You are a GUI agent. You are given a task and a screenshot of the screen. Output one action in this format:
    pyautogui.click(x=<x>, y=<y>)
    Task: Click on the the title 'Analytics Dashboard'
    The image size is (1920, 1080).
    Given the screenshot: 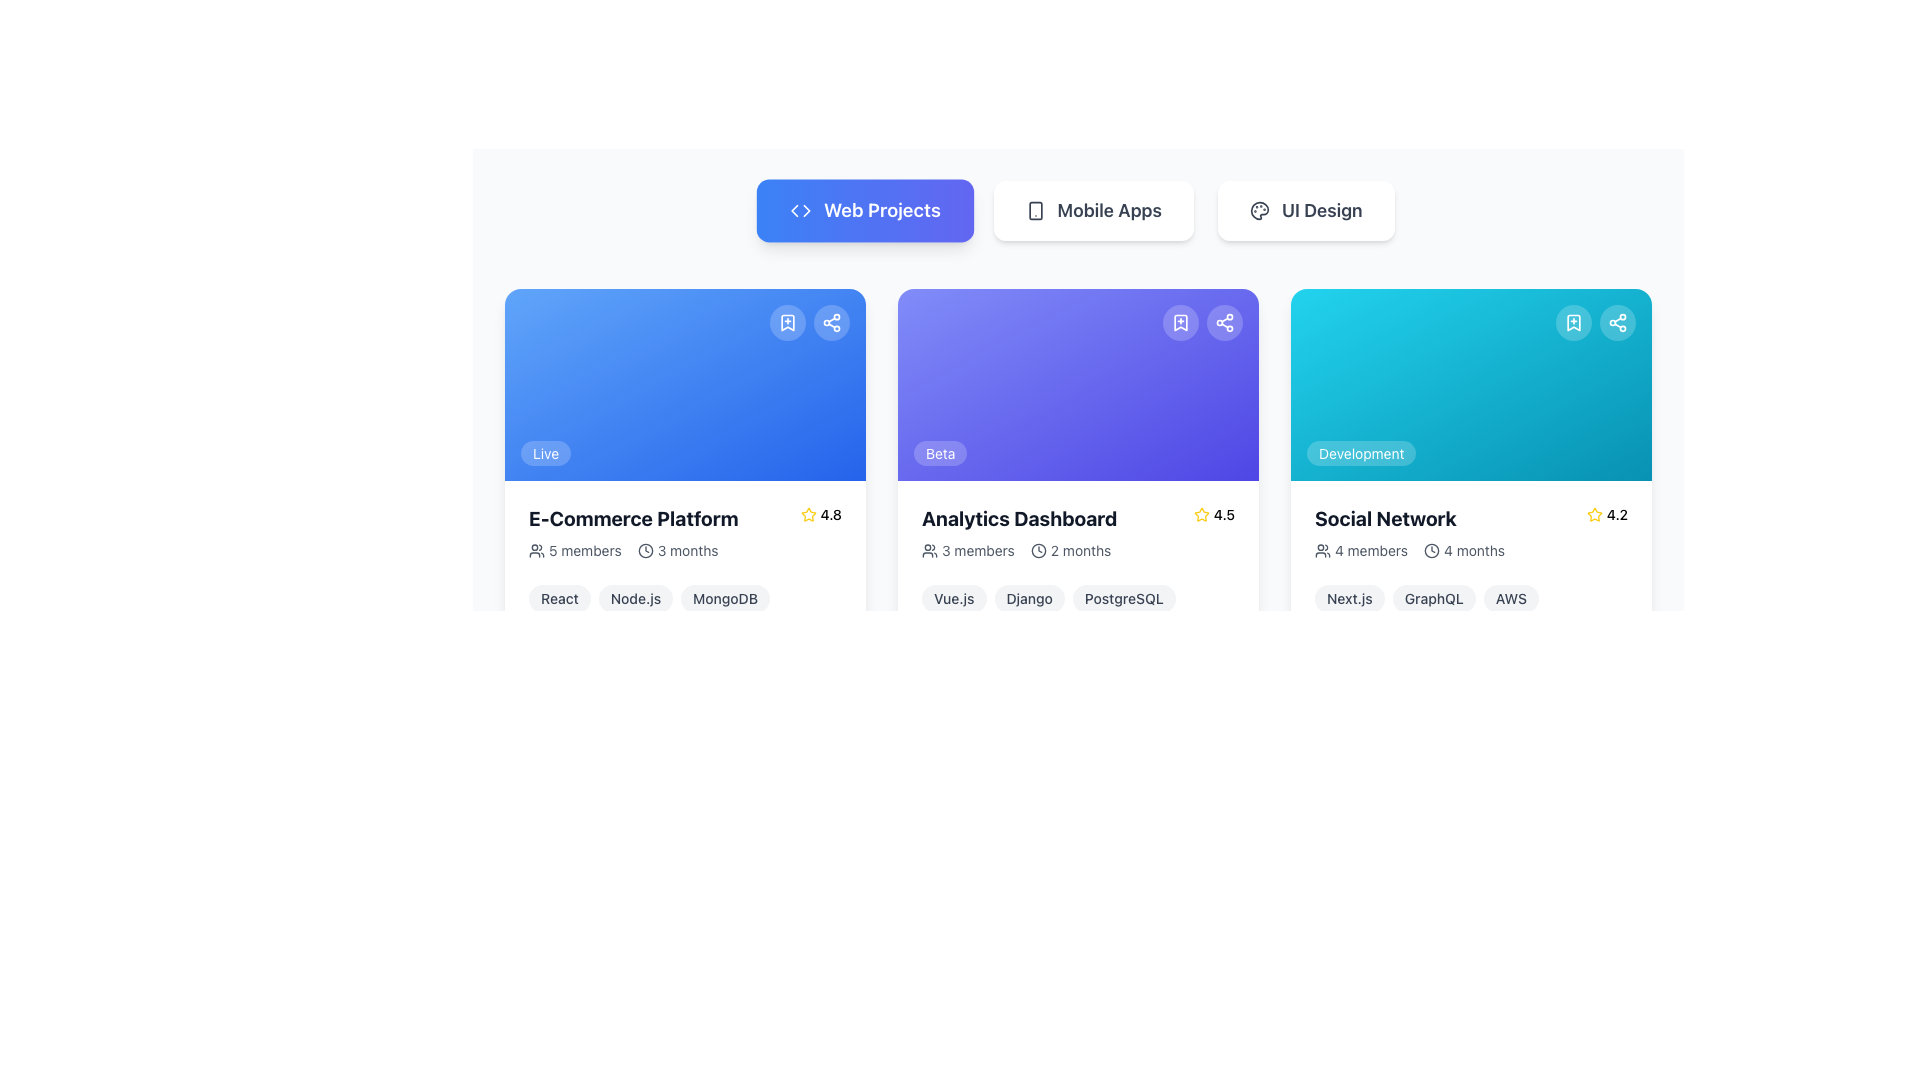 What is the action you would take?
    pyautogui.click(x=1077, y=531)
    